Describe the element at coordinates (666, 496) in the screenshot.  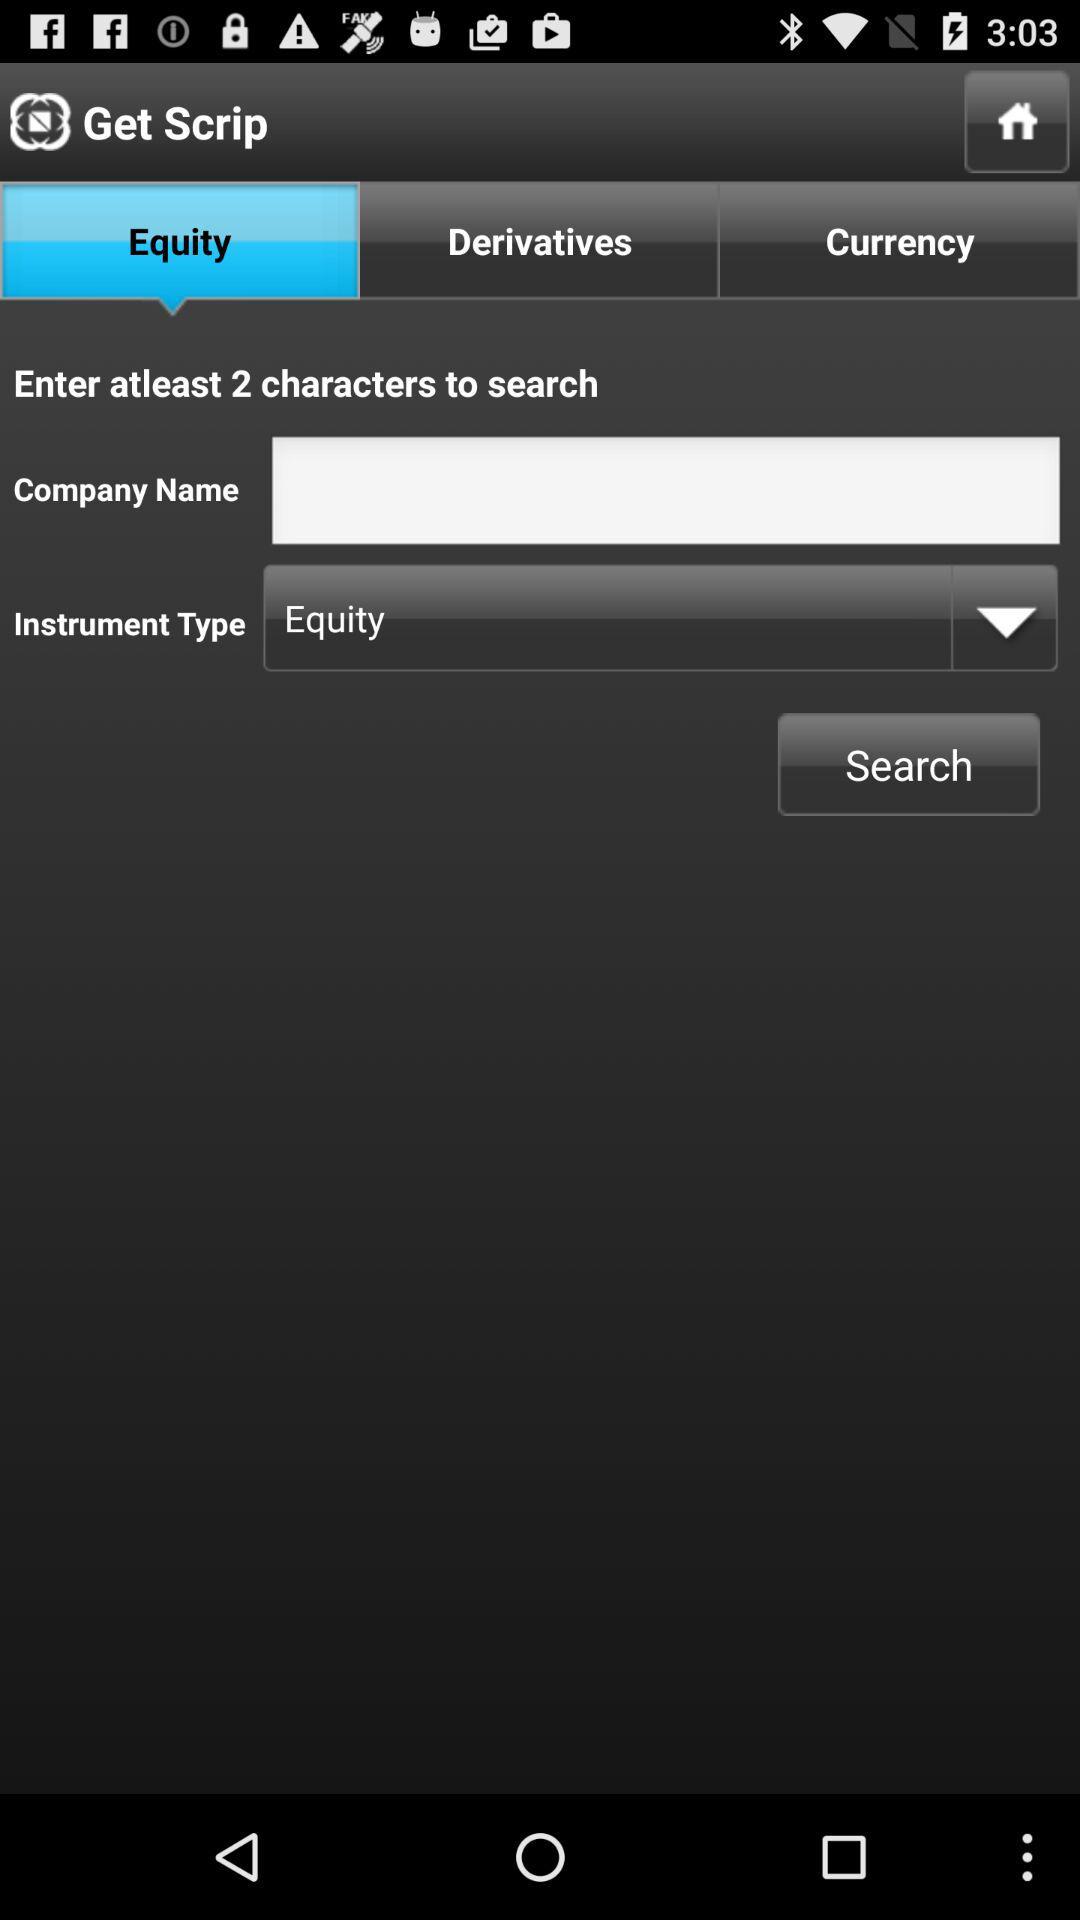
I see `screen page` at that location.